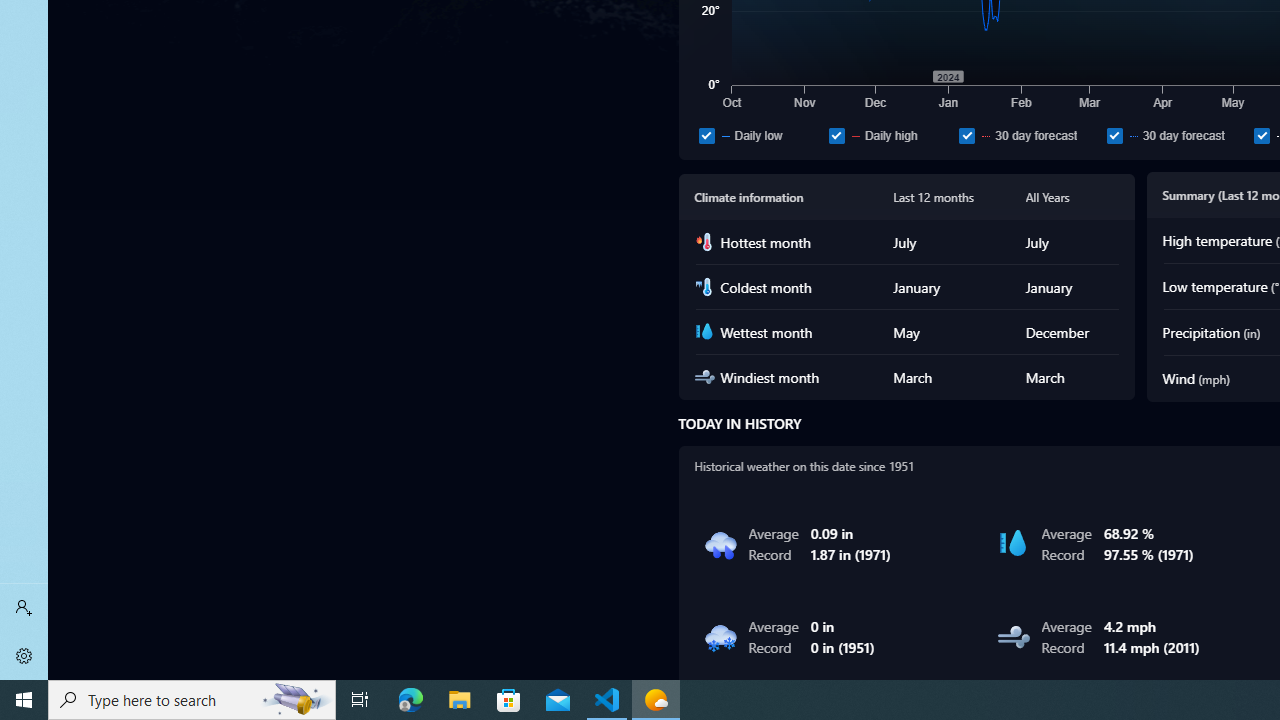  What do you see at coordinates (656, 698) in the screenshot?
I see `'Weather - 1 running window'` at bounding box center [656, 698].